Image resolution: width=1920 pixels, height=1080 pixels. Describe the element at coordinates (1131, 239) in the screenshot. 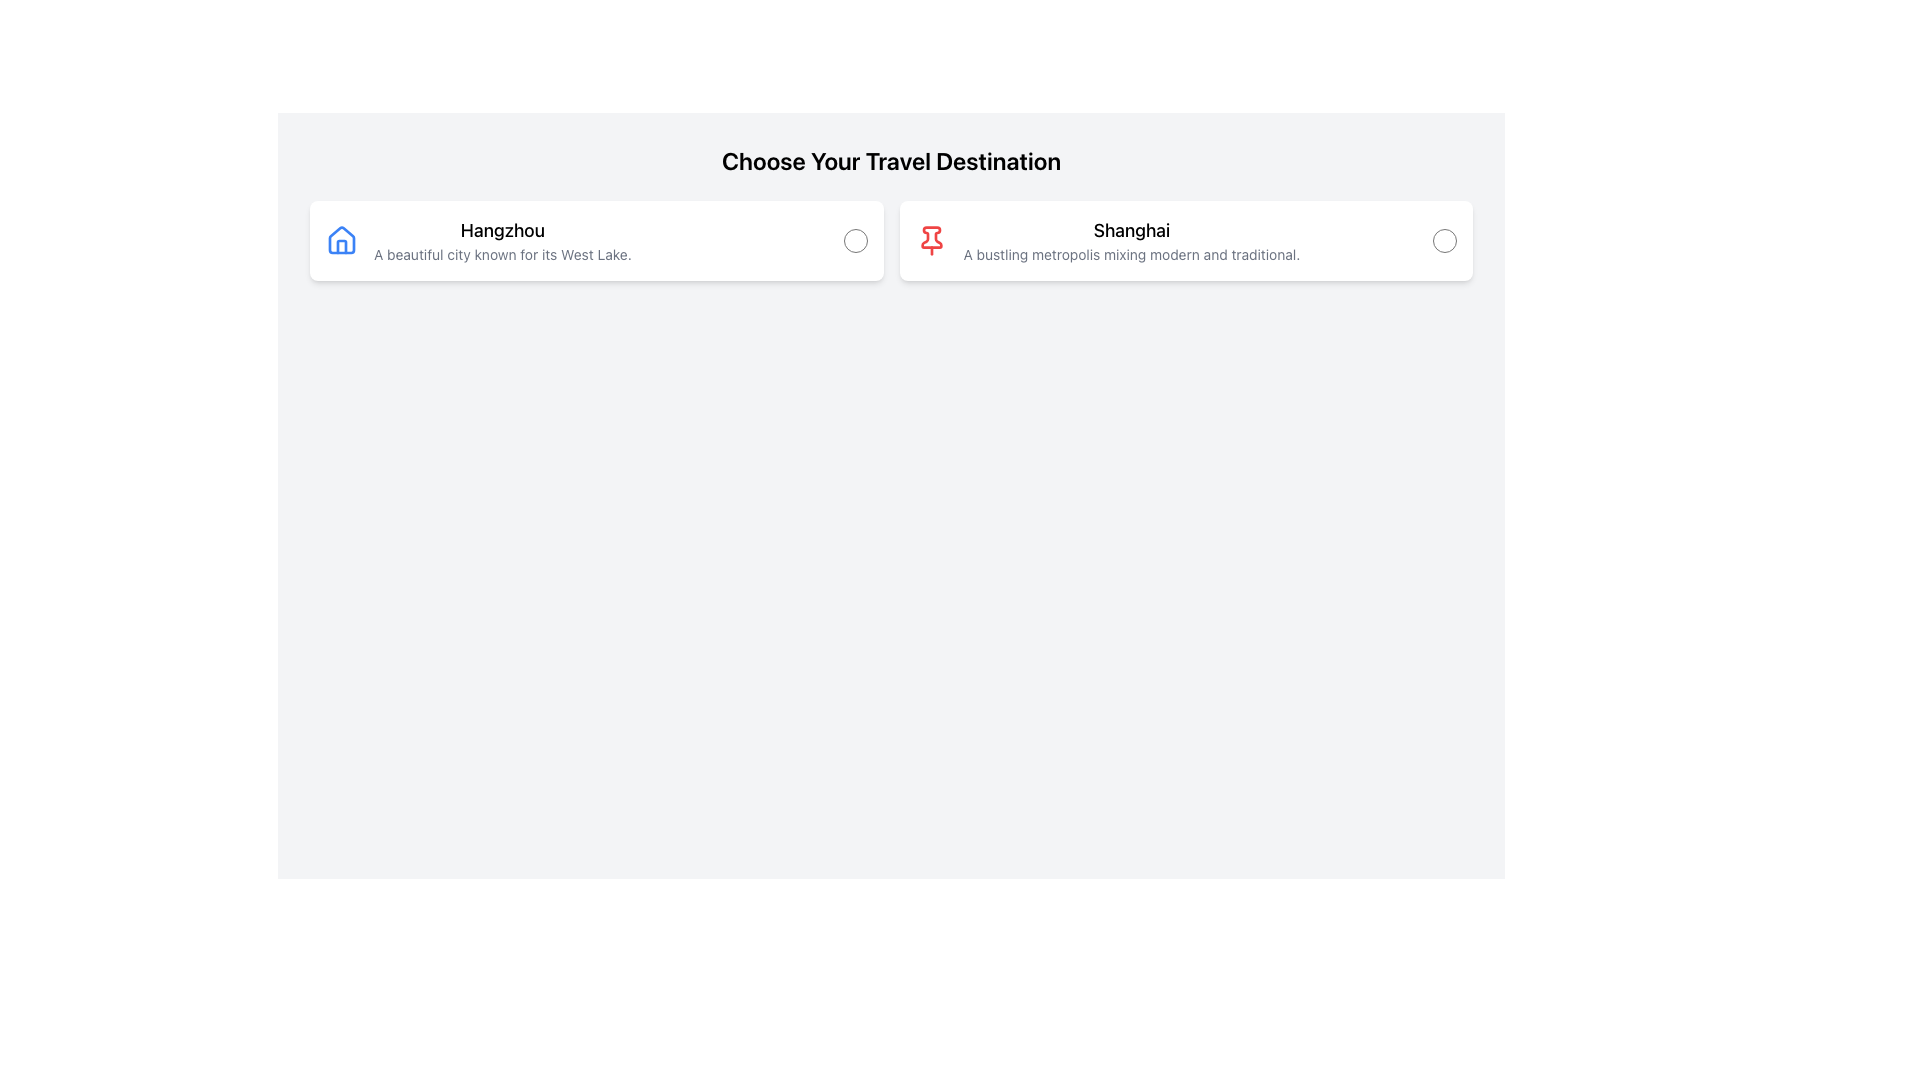

I see `the text display element that shows 'Shanghai' with the subtitle 'A bustling metropolis mixing modern and traditional.' located in the second option card of the horizontally aligned selection panel` at that location.